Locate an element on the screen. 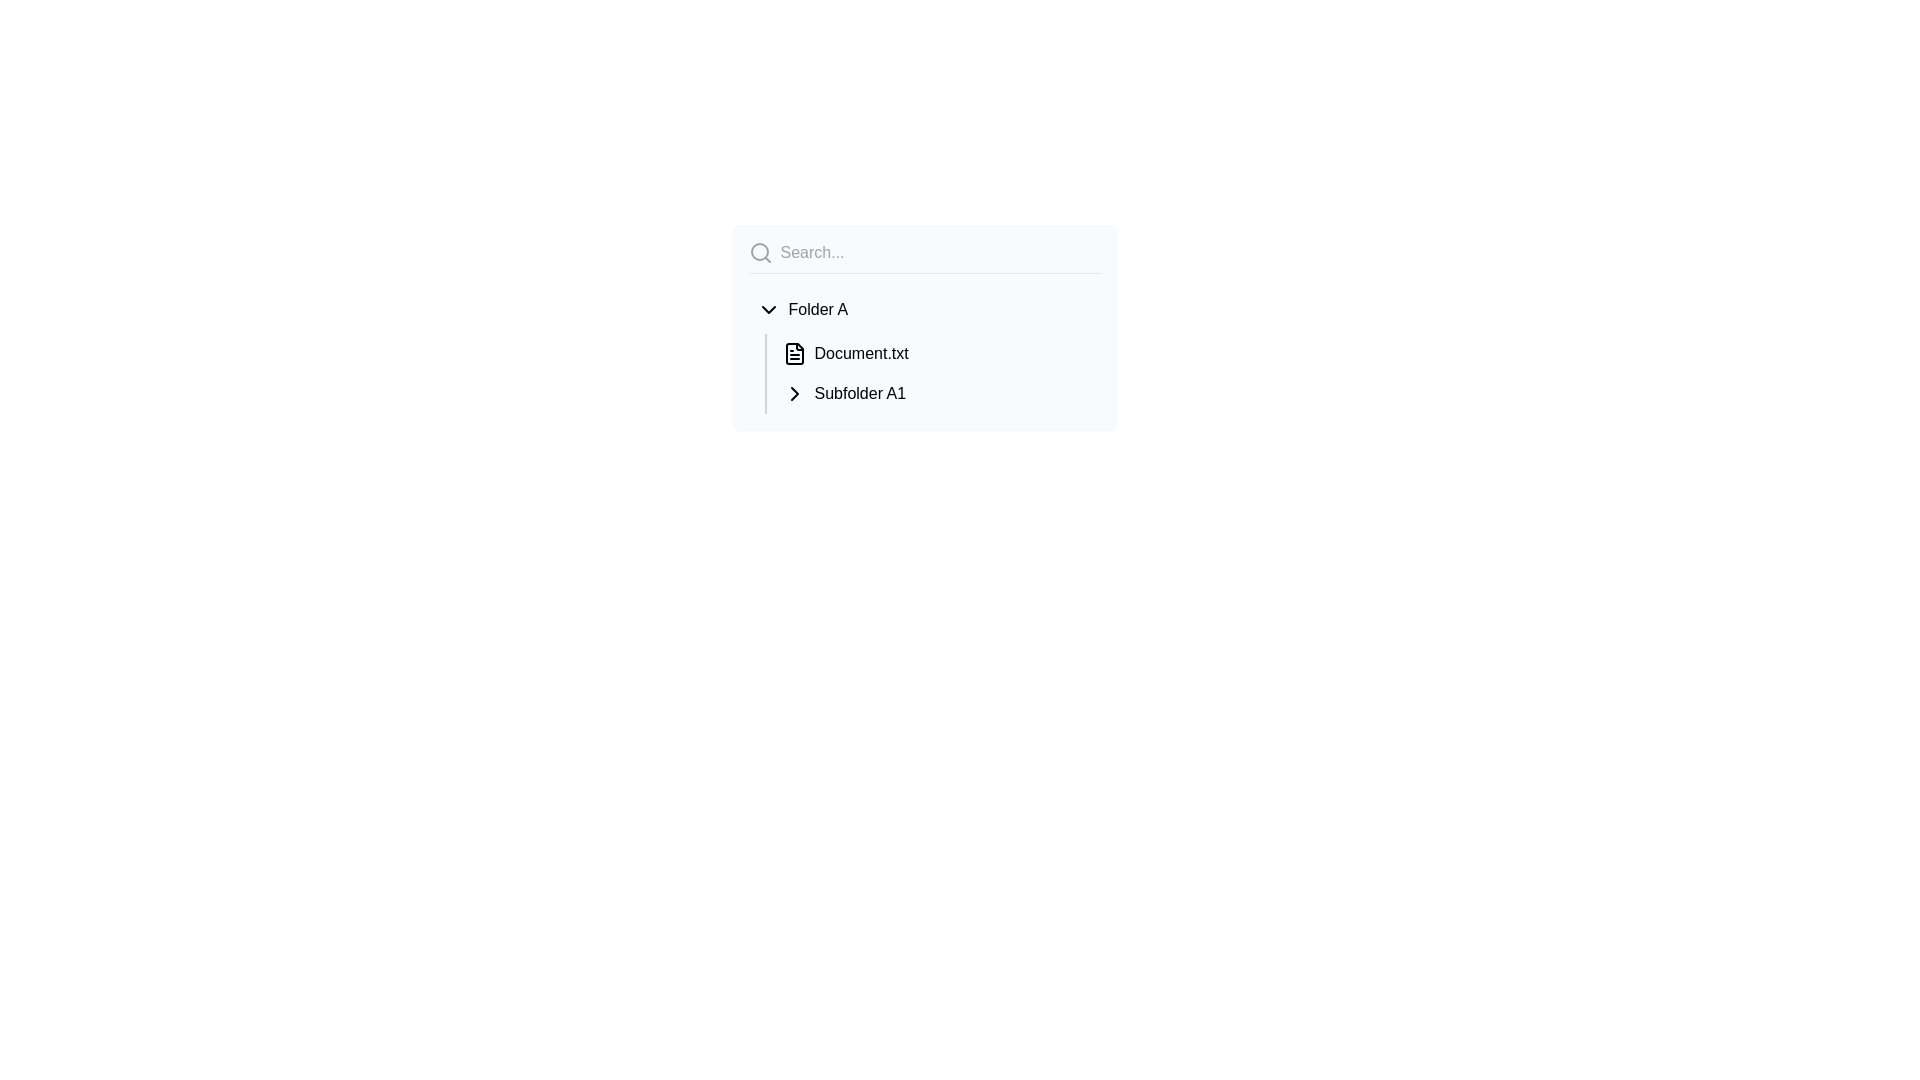  the right-pointing Chevron icon located immediately to the left of the text 'Subfolder A1' is located at coordinates (793, 393).